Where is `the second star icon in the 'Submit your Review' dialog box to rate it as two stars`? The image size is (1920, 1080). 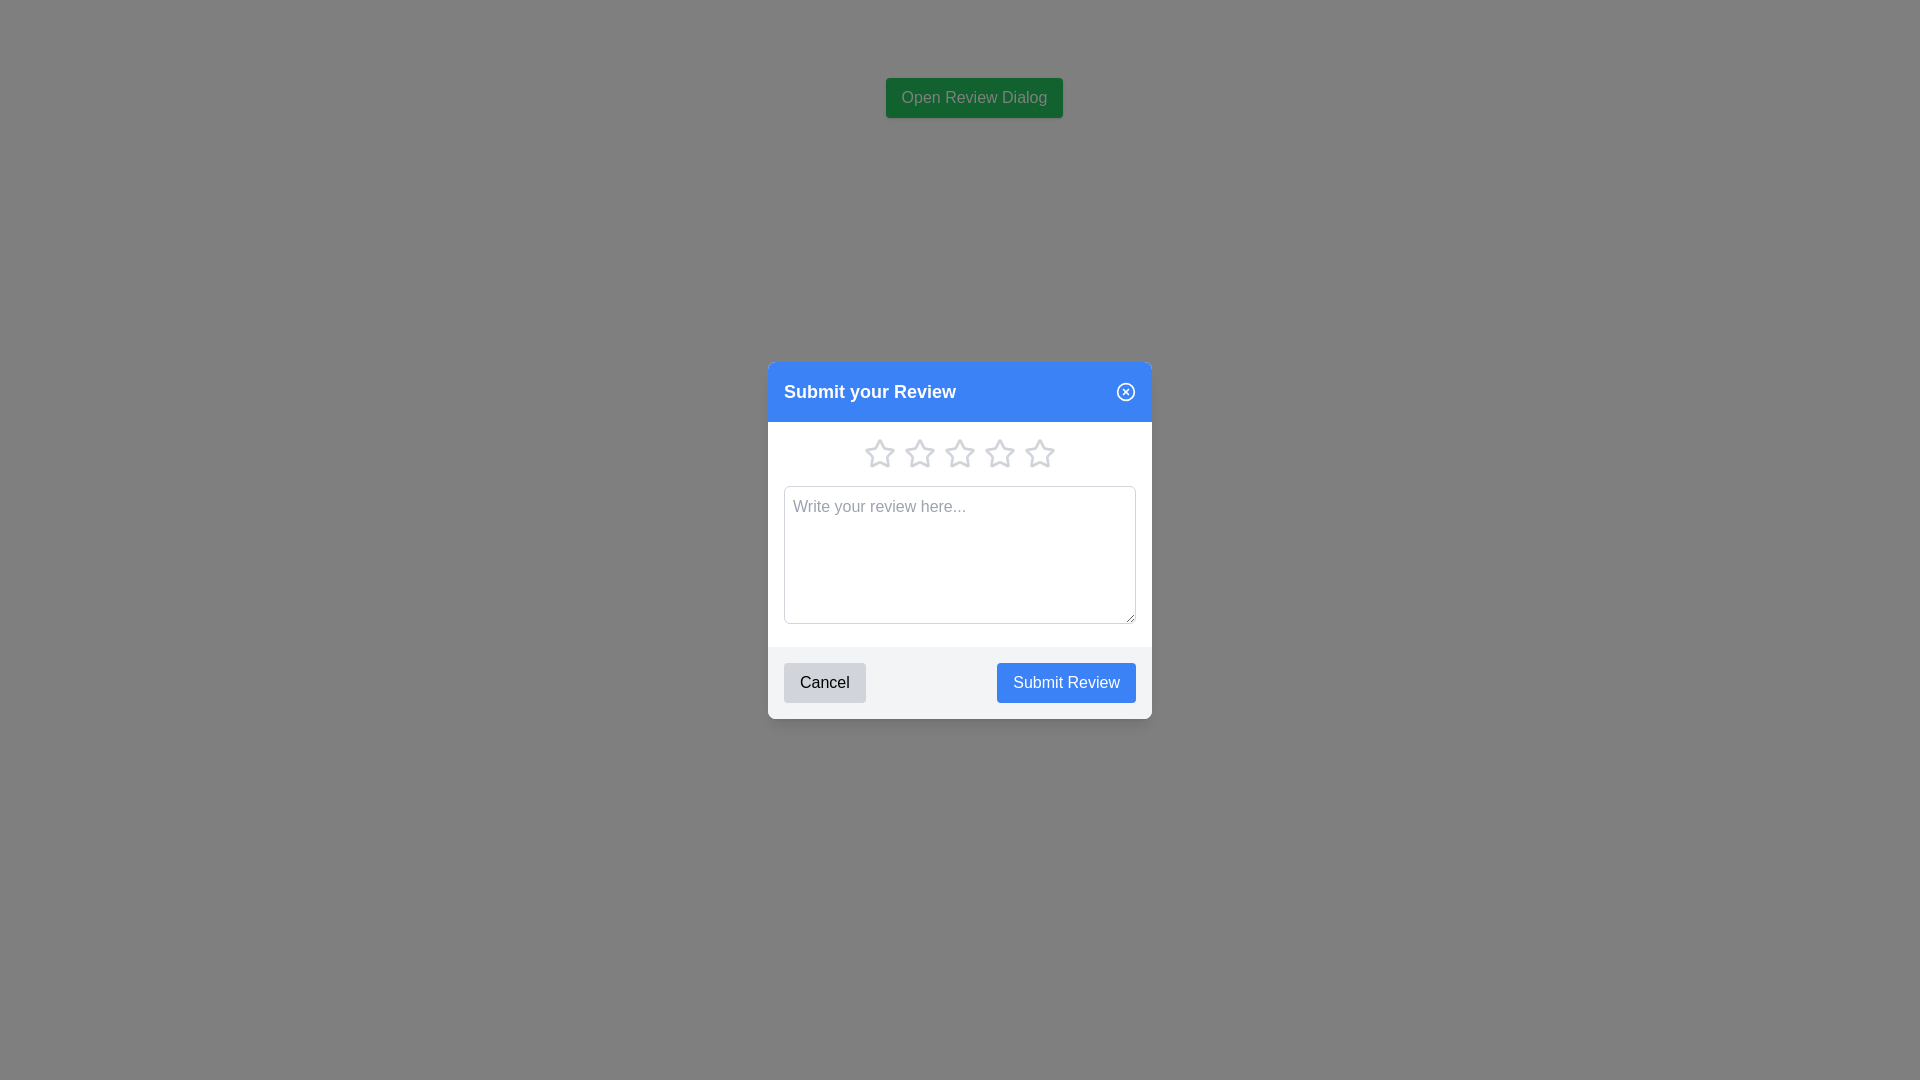
the second star icon in the 'Submit your Review' dialog box to rate it as two stars is located at coordinates (999, 452).